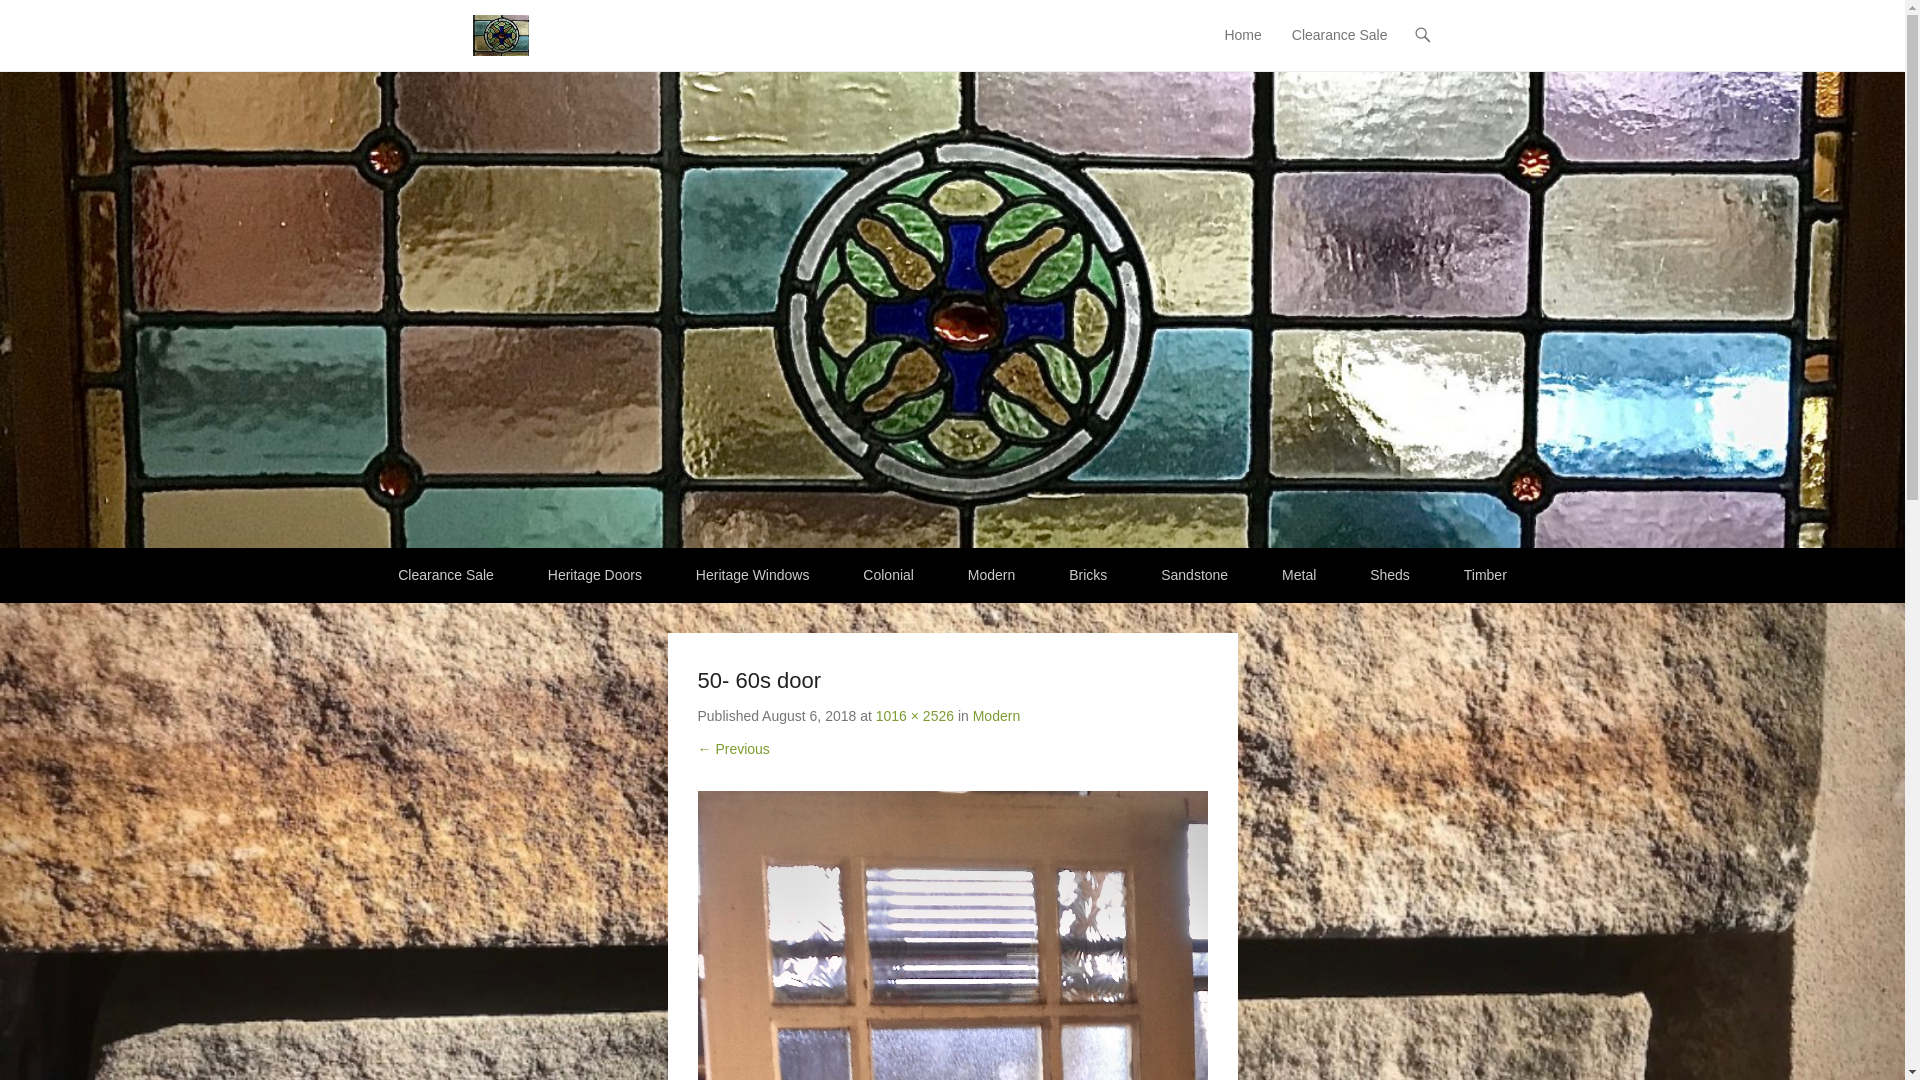 The width and height of the screenshot is (1920, 1080). Describe the element at coordinates (594, 575) in the screenshot. I see `'Heritage Doors'` at that location.